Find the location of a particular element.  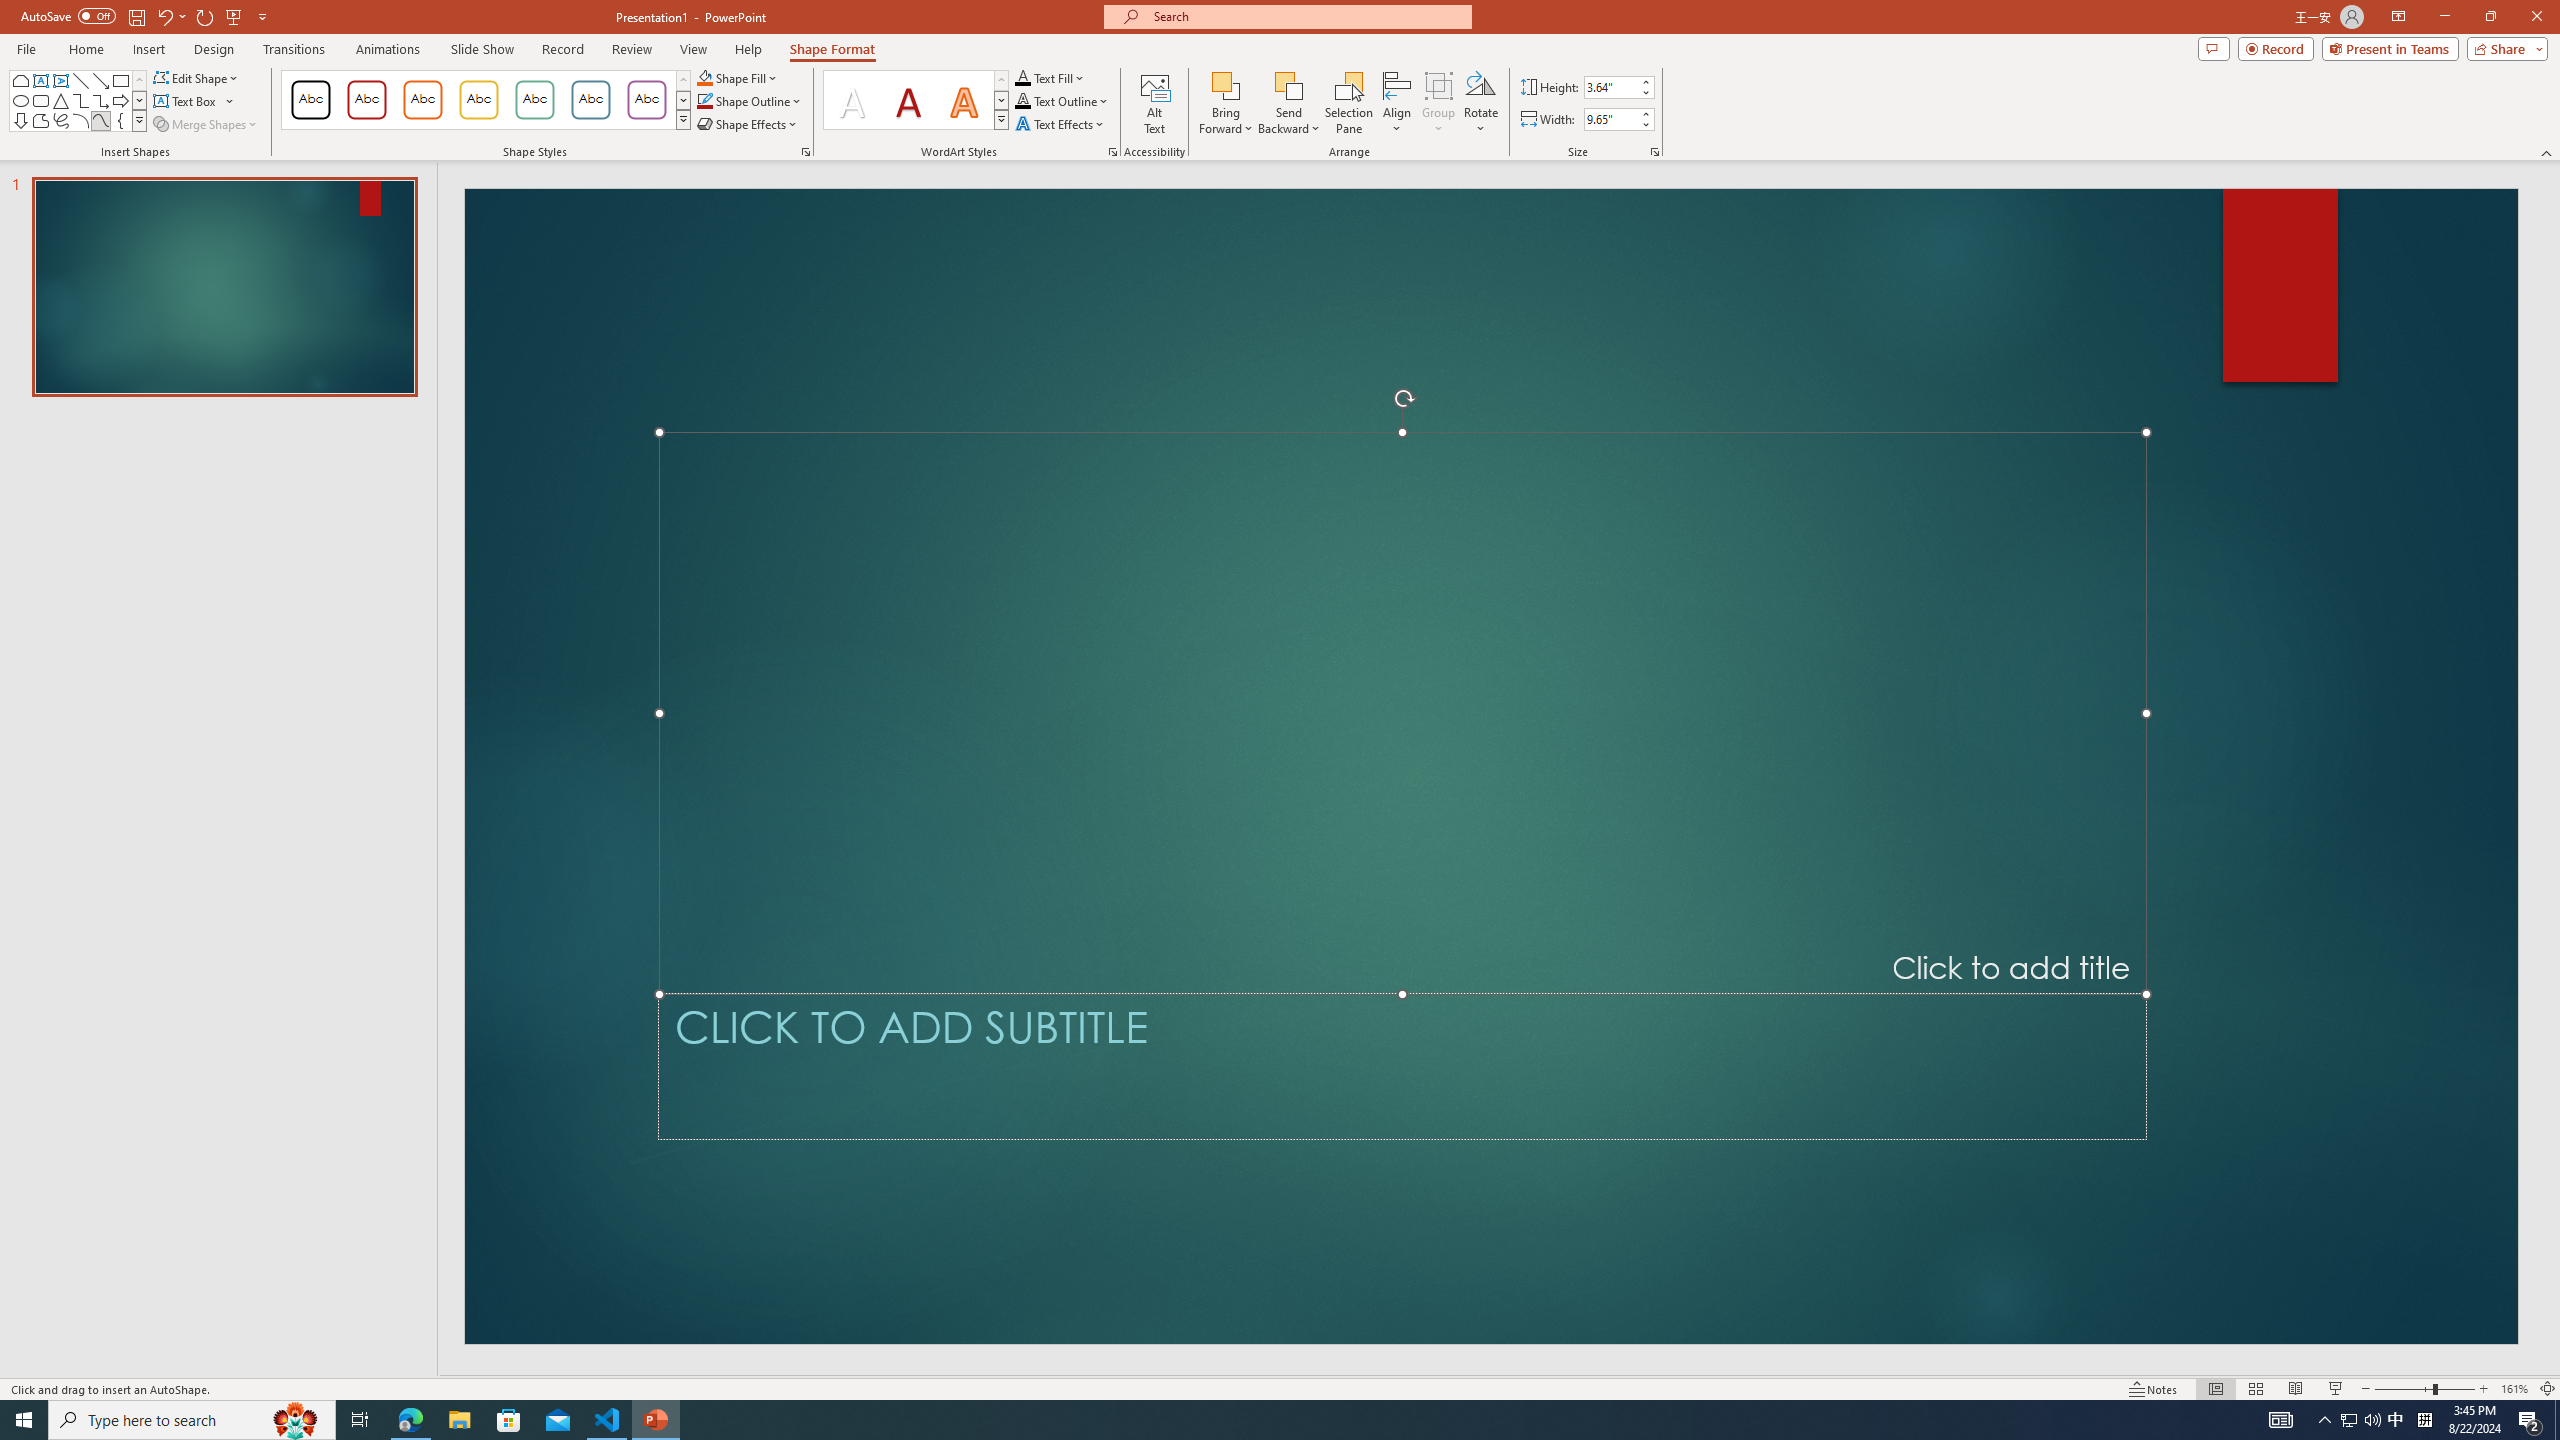

'Edit Shape' is located at coordinates (197, 77).